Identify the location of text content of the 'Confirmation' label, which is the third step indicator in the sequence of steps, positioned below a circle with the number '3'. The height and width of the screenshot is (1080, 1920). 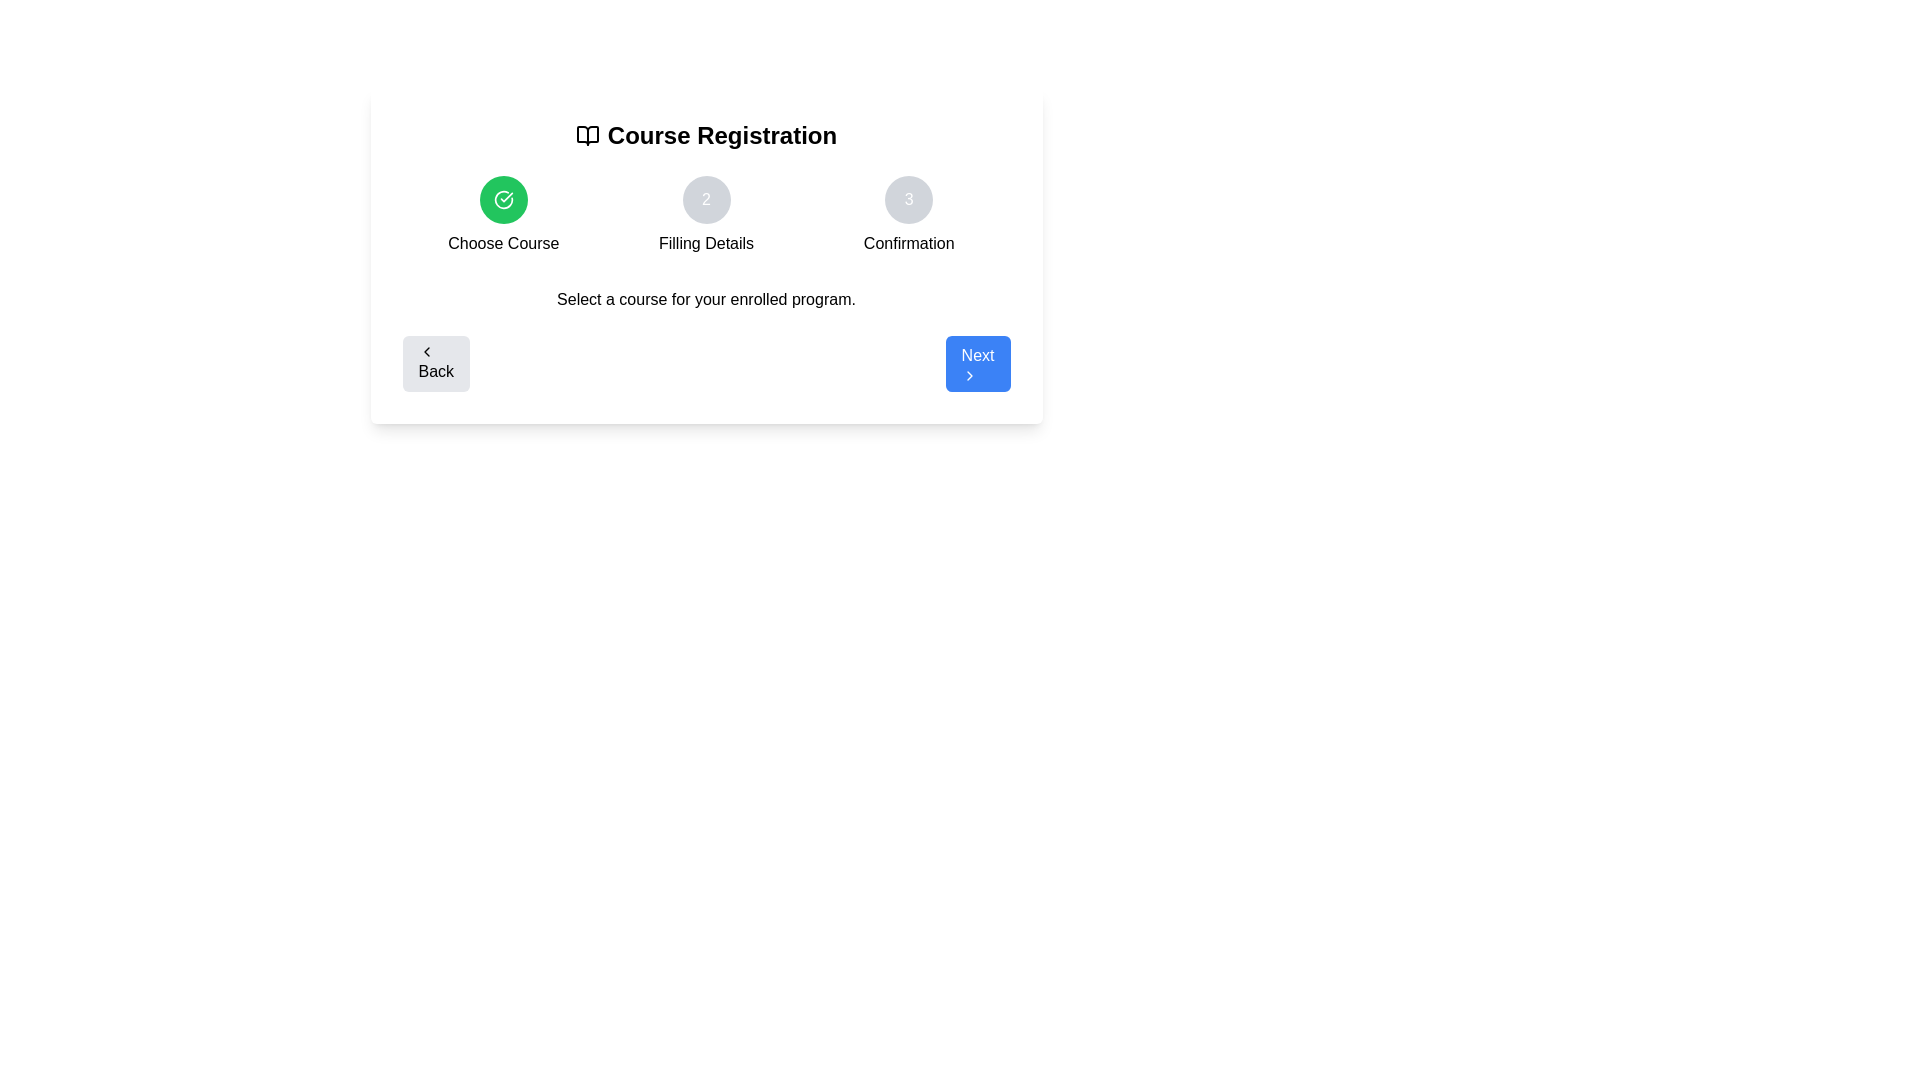
(908, 242).